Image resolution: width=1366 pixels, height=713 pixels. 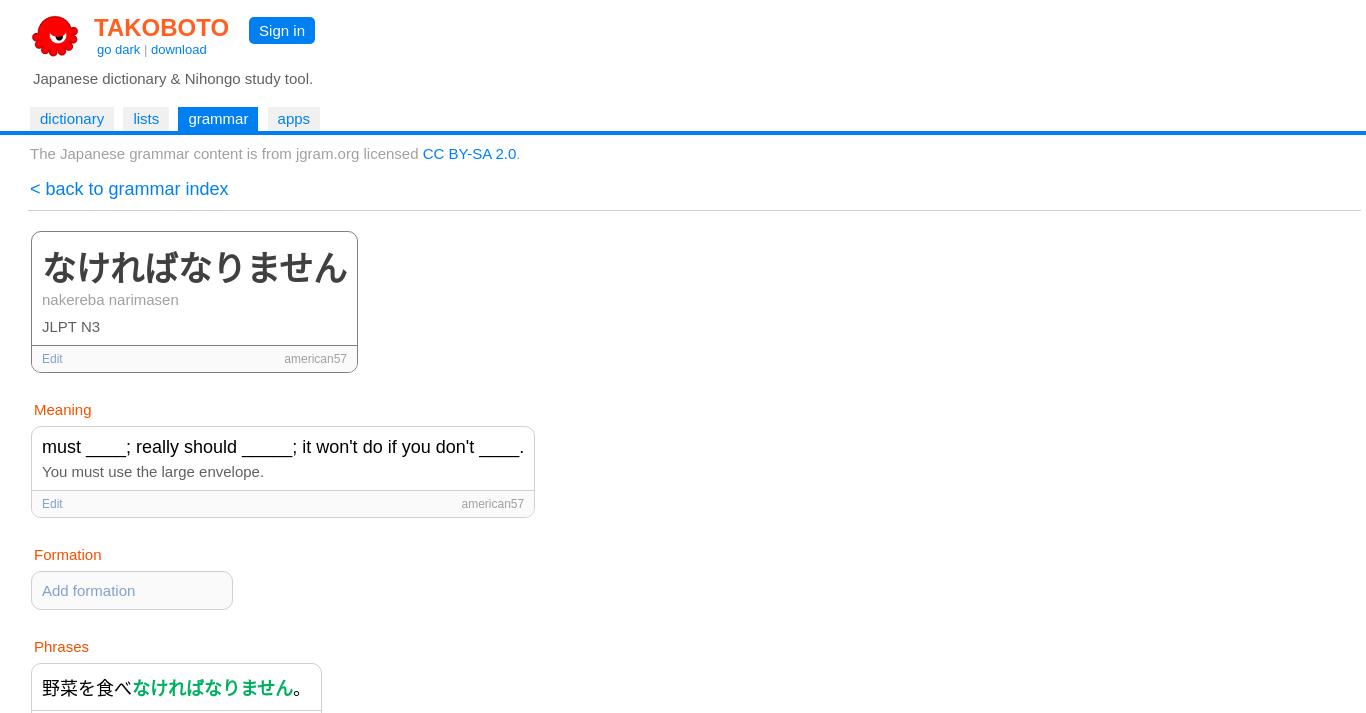 I want to click on 'The Japanese grammar content is from jgram.org licensed', so click(x=224, y=153).